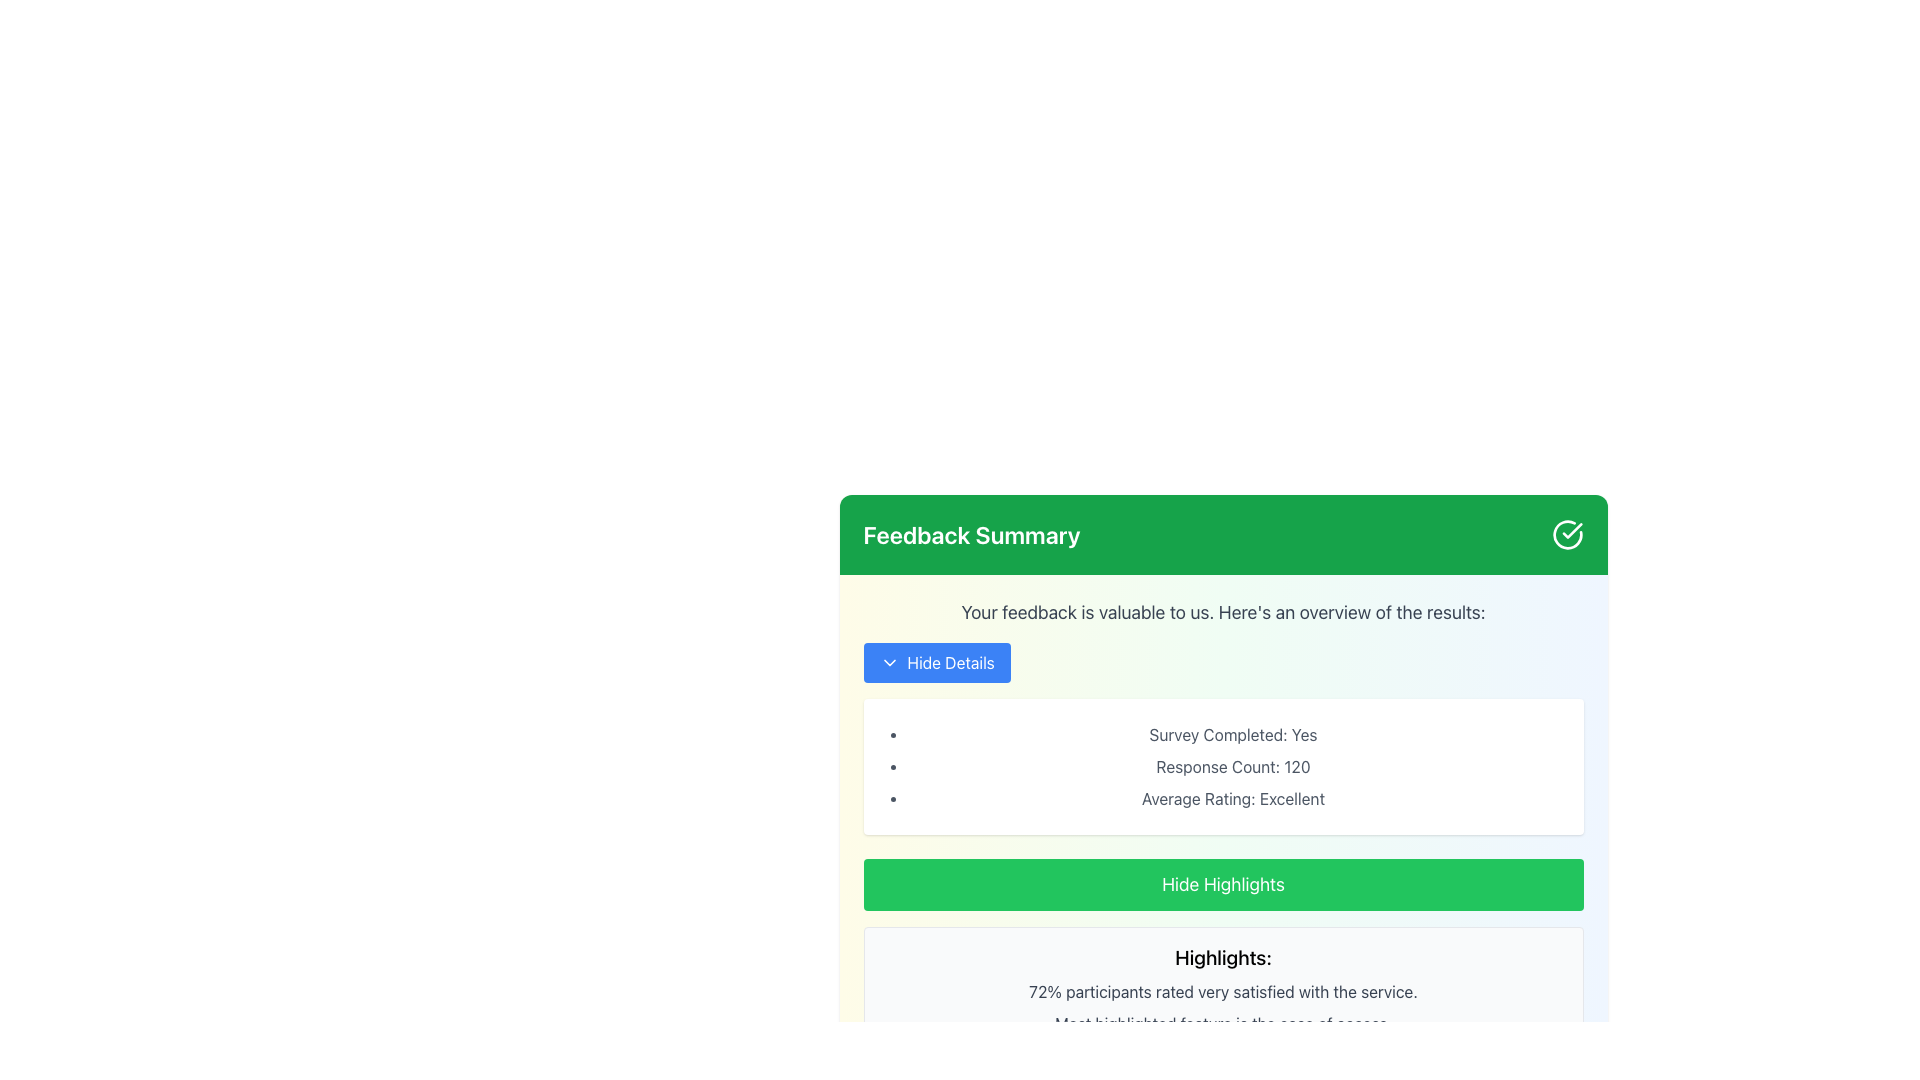  I want to click on the static text label that displays 'Survey Completed: Yes', which is the first item in a vertical list under the 'Hide Details' button, so click(1232, 735).